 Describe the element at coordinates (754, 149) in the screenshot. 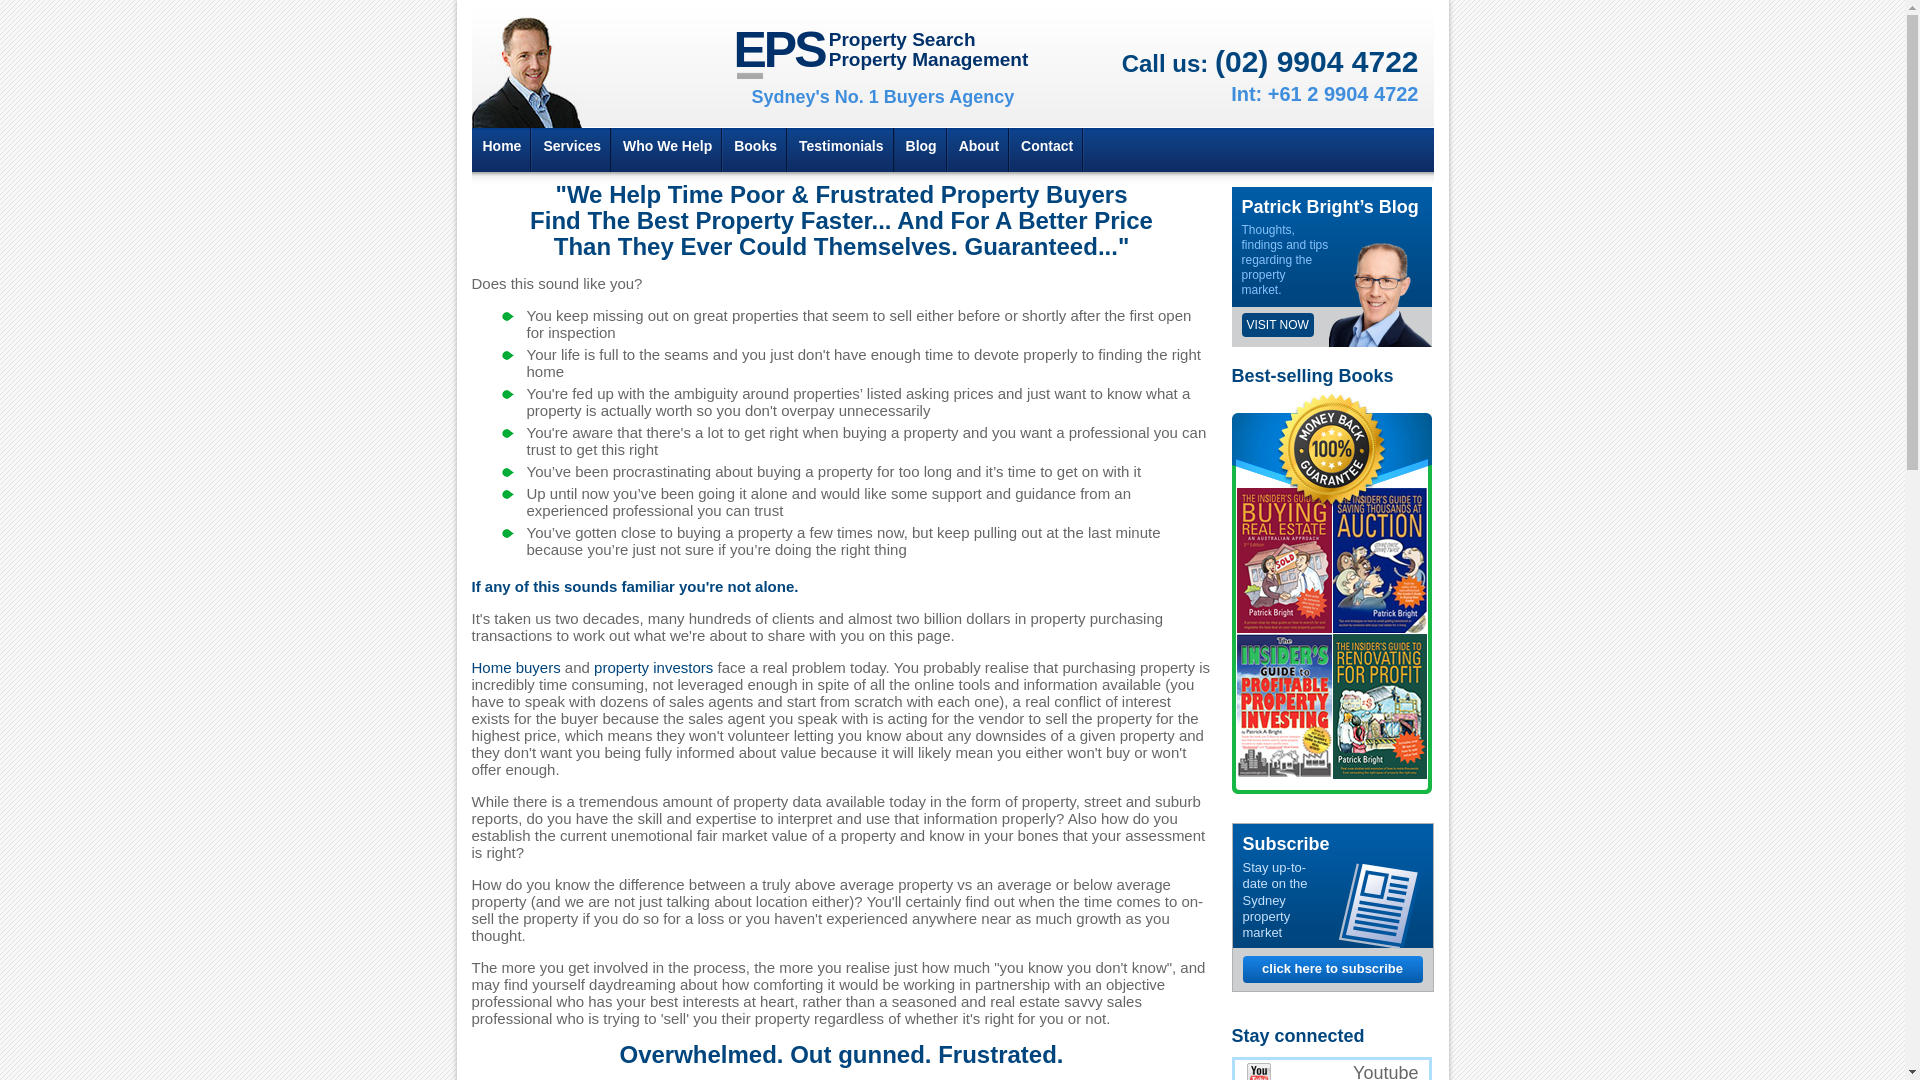

I see `'Books'` at that location.